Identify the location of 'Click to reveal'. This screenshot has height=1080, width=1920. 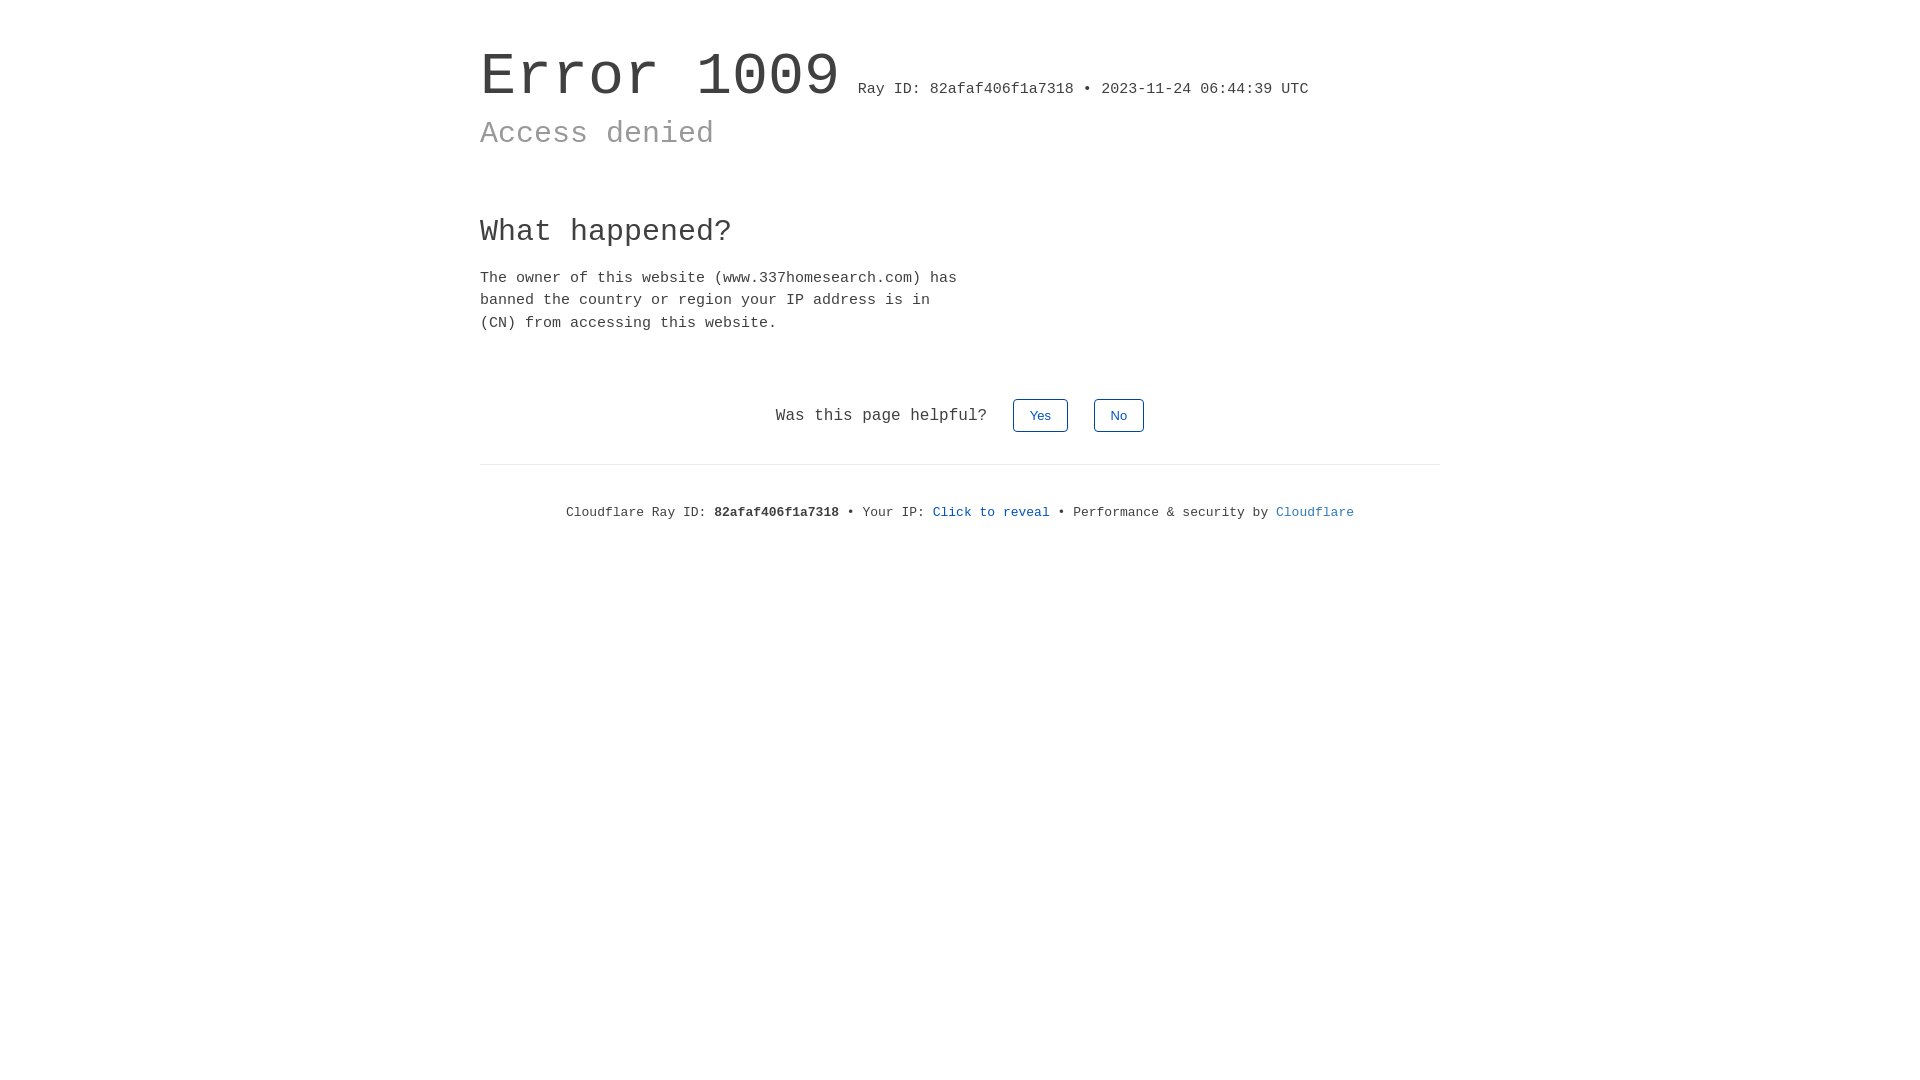
(991, 511).